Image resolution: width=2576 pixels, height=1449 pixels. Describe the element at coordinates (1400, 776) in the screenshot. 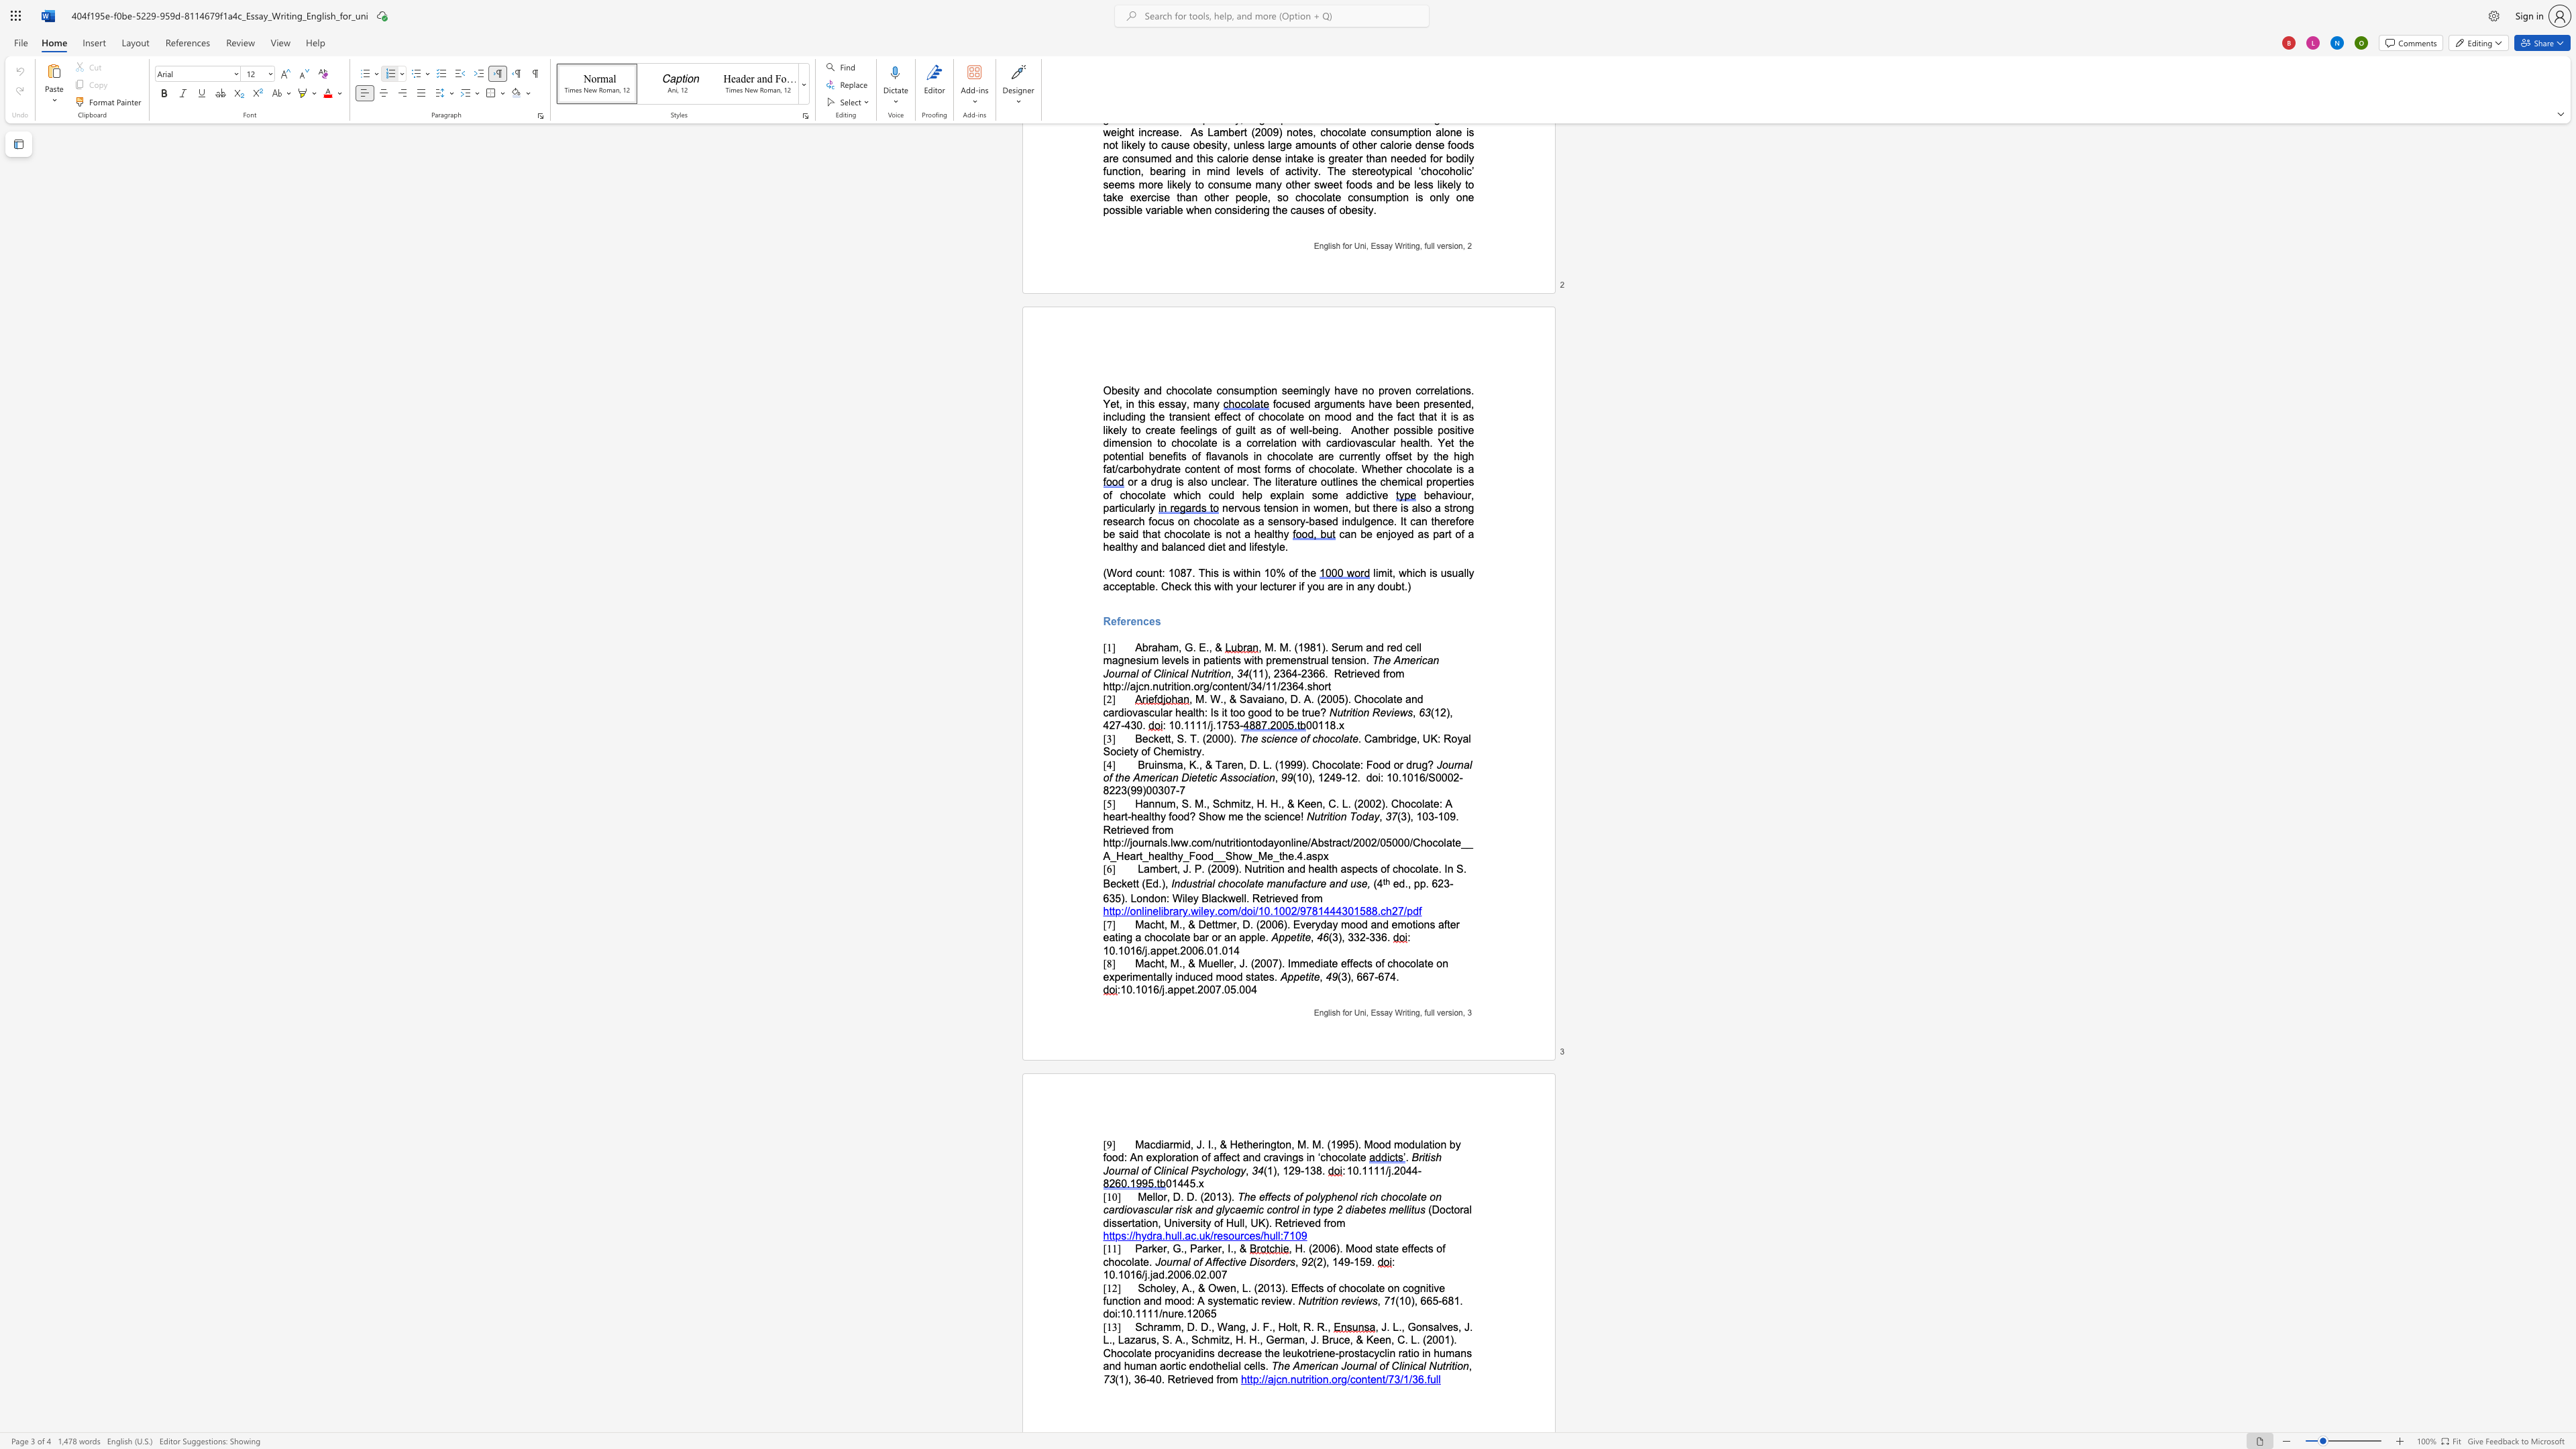

I see `the 1th character "." in the text` at that location.